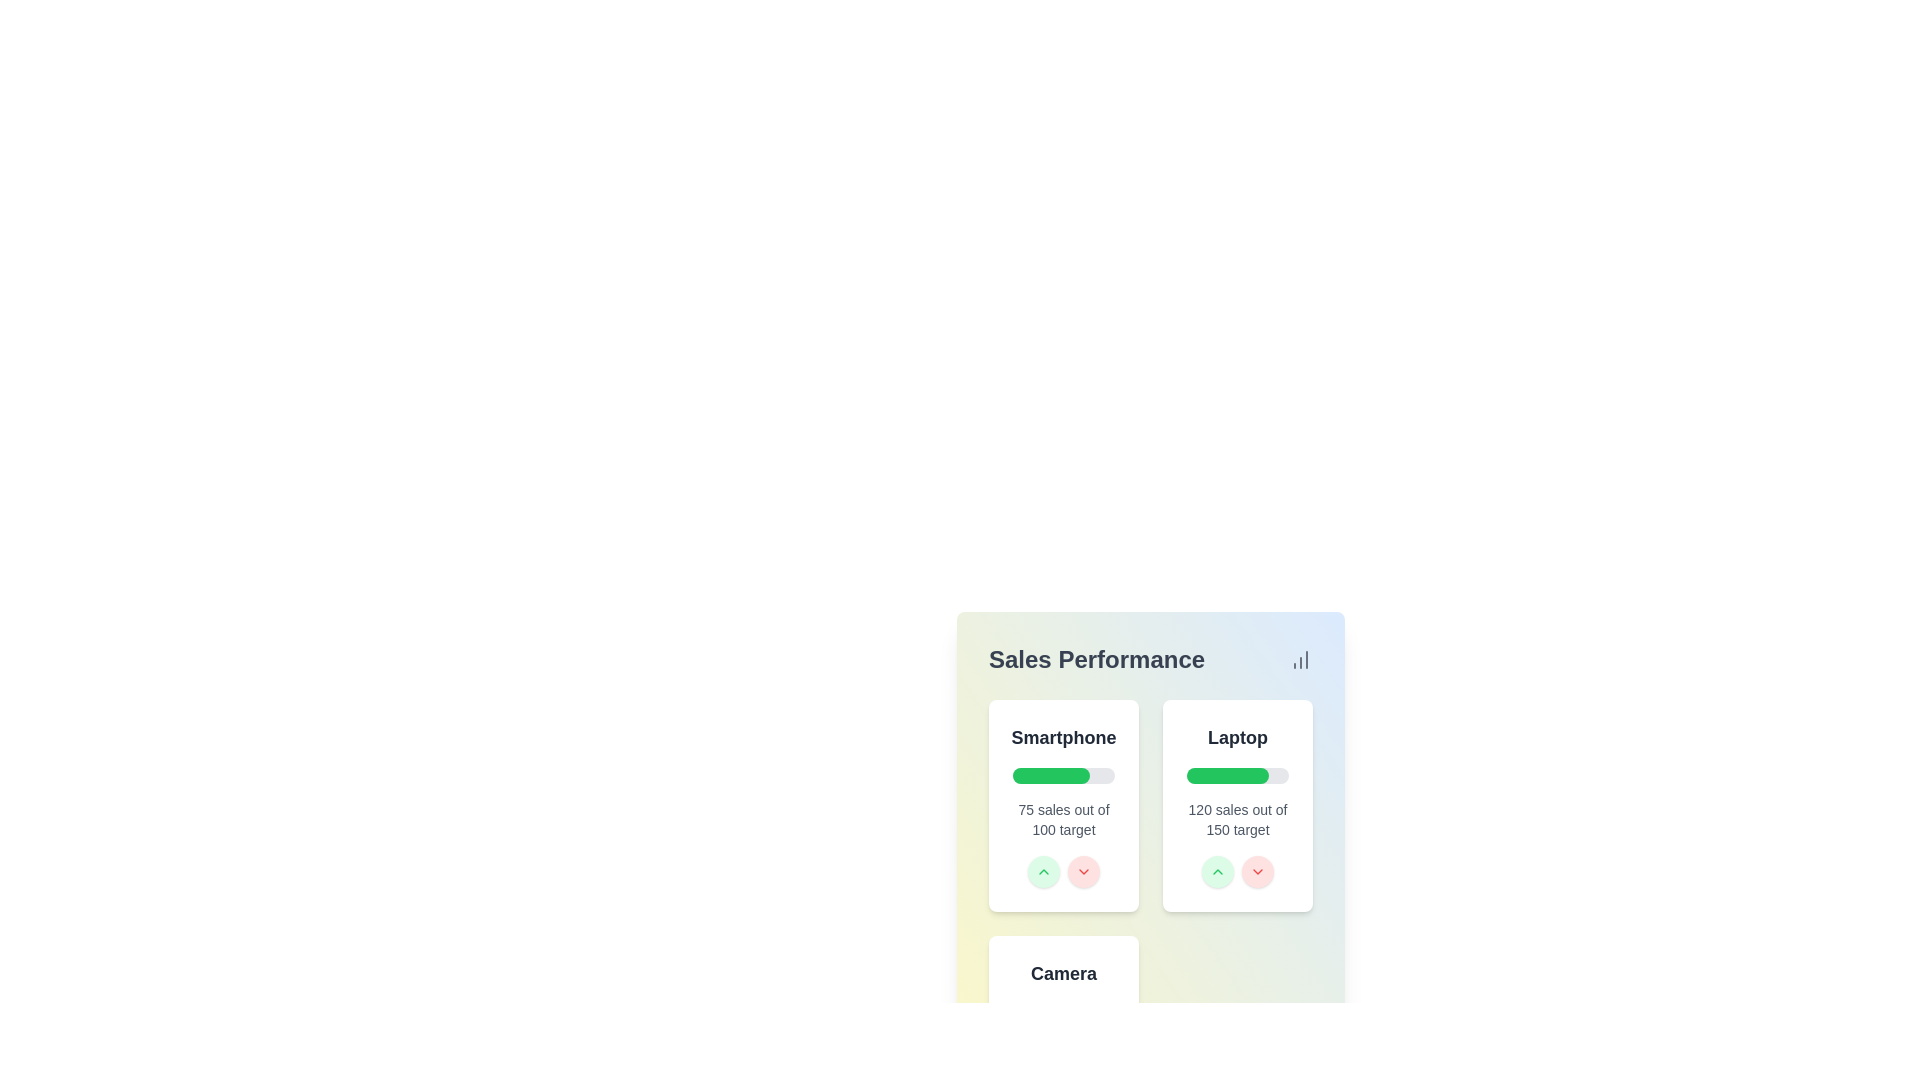 This screenshot has width=1920, height=1080. Describe the element at coordinates (1300, 659) in the screenshot. I see `the icon located in the upper-right corner of the 'Sales Performance' section` at that location.